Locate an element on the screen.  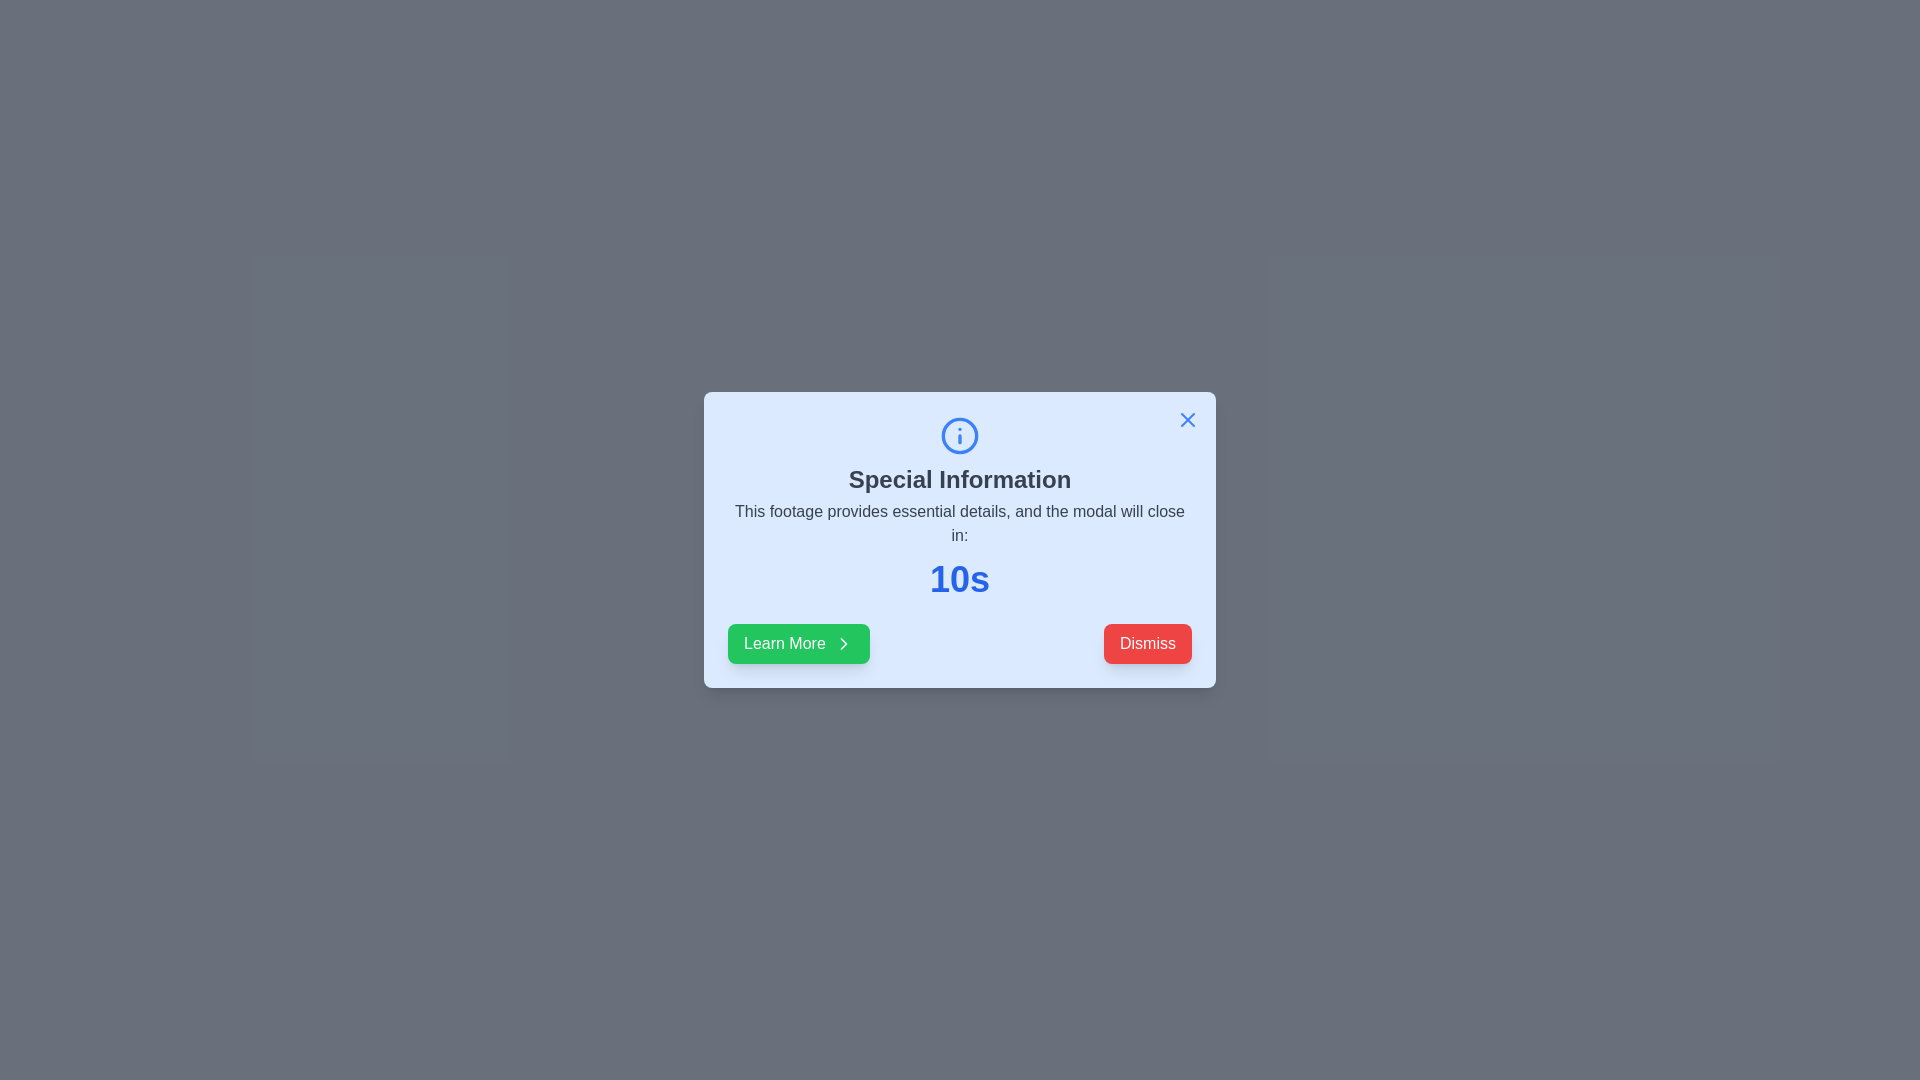
the large, bold, blue text reading '10s' located beneath the descriptive information in the modal dialog is located at coordinates (960, 579).